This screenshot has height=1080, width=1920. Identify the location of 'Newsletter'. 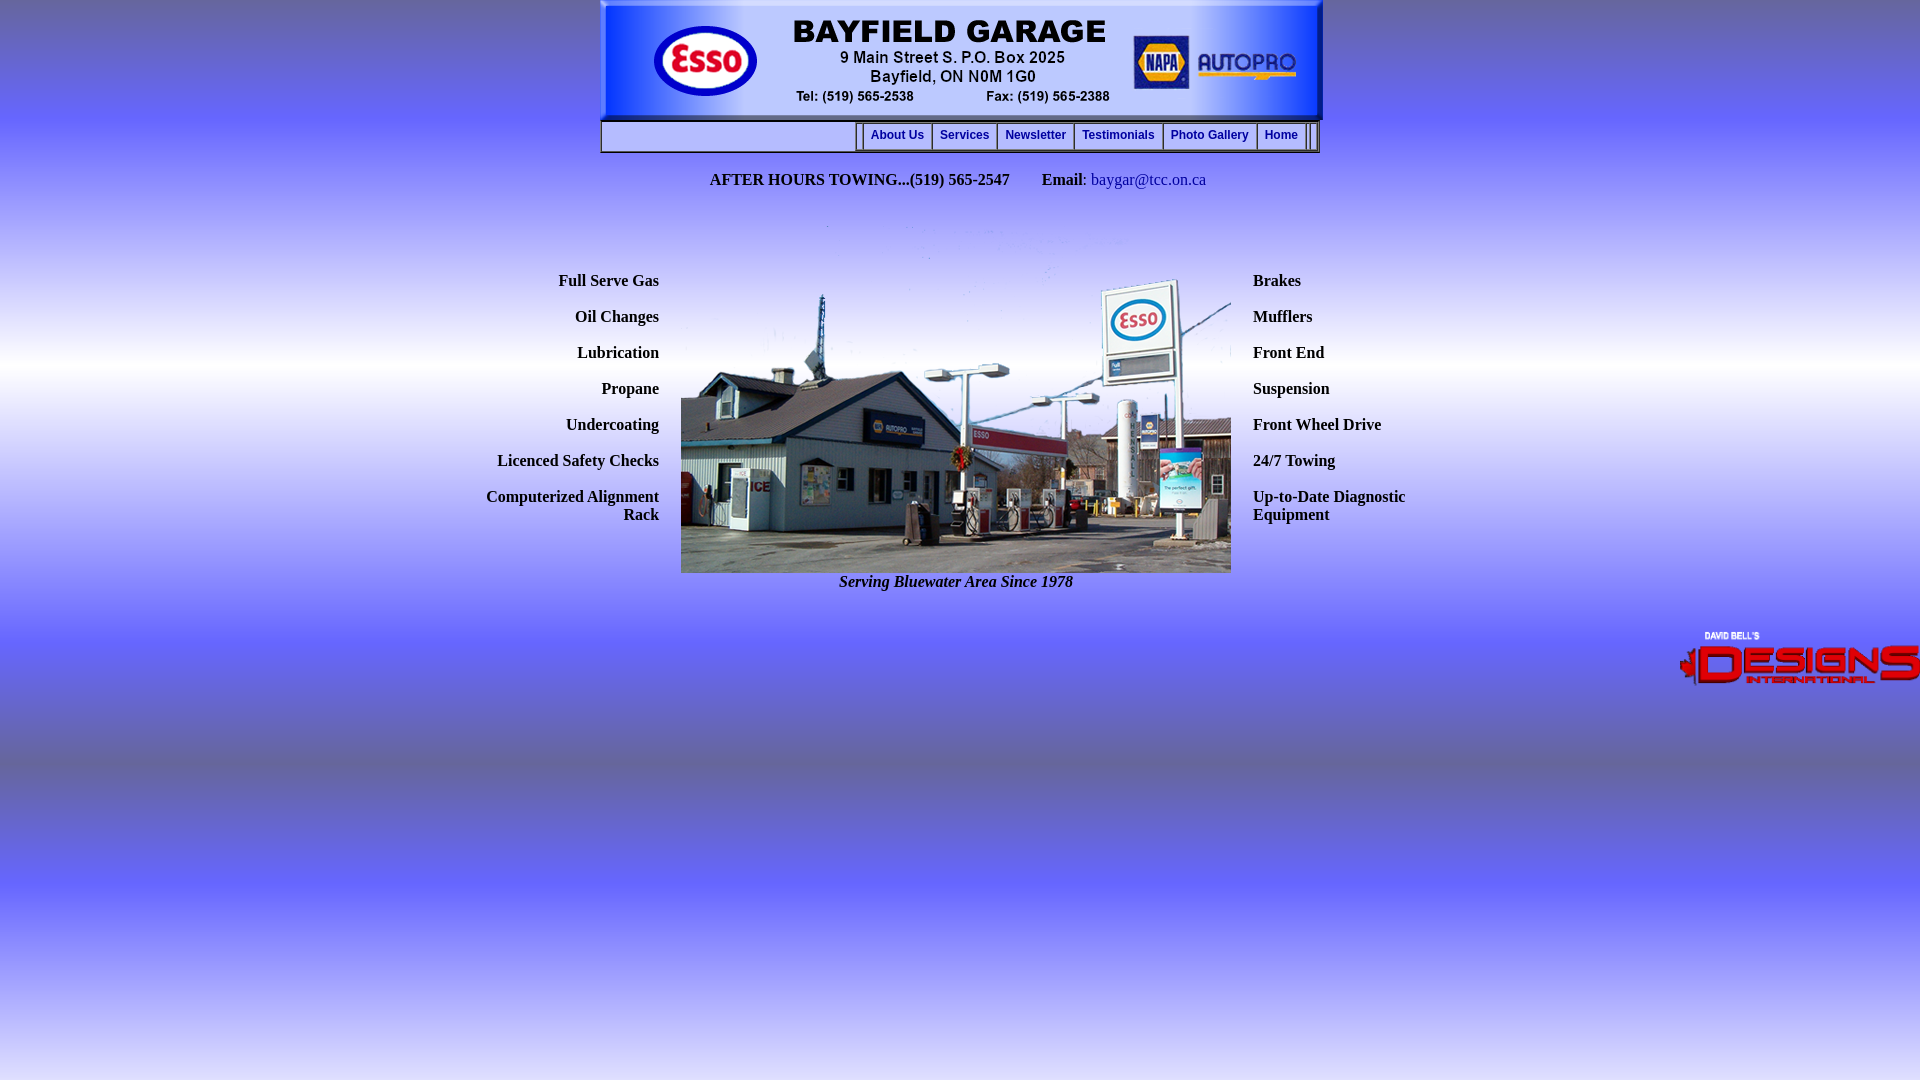
(1035, 135).